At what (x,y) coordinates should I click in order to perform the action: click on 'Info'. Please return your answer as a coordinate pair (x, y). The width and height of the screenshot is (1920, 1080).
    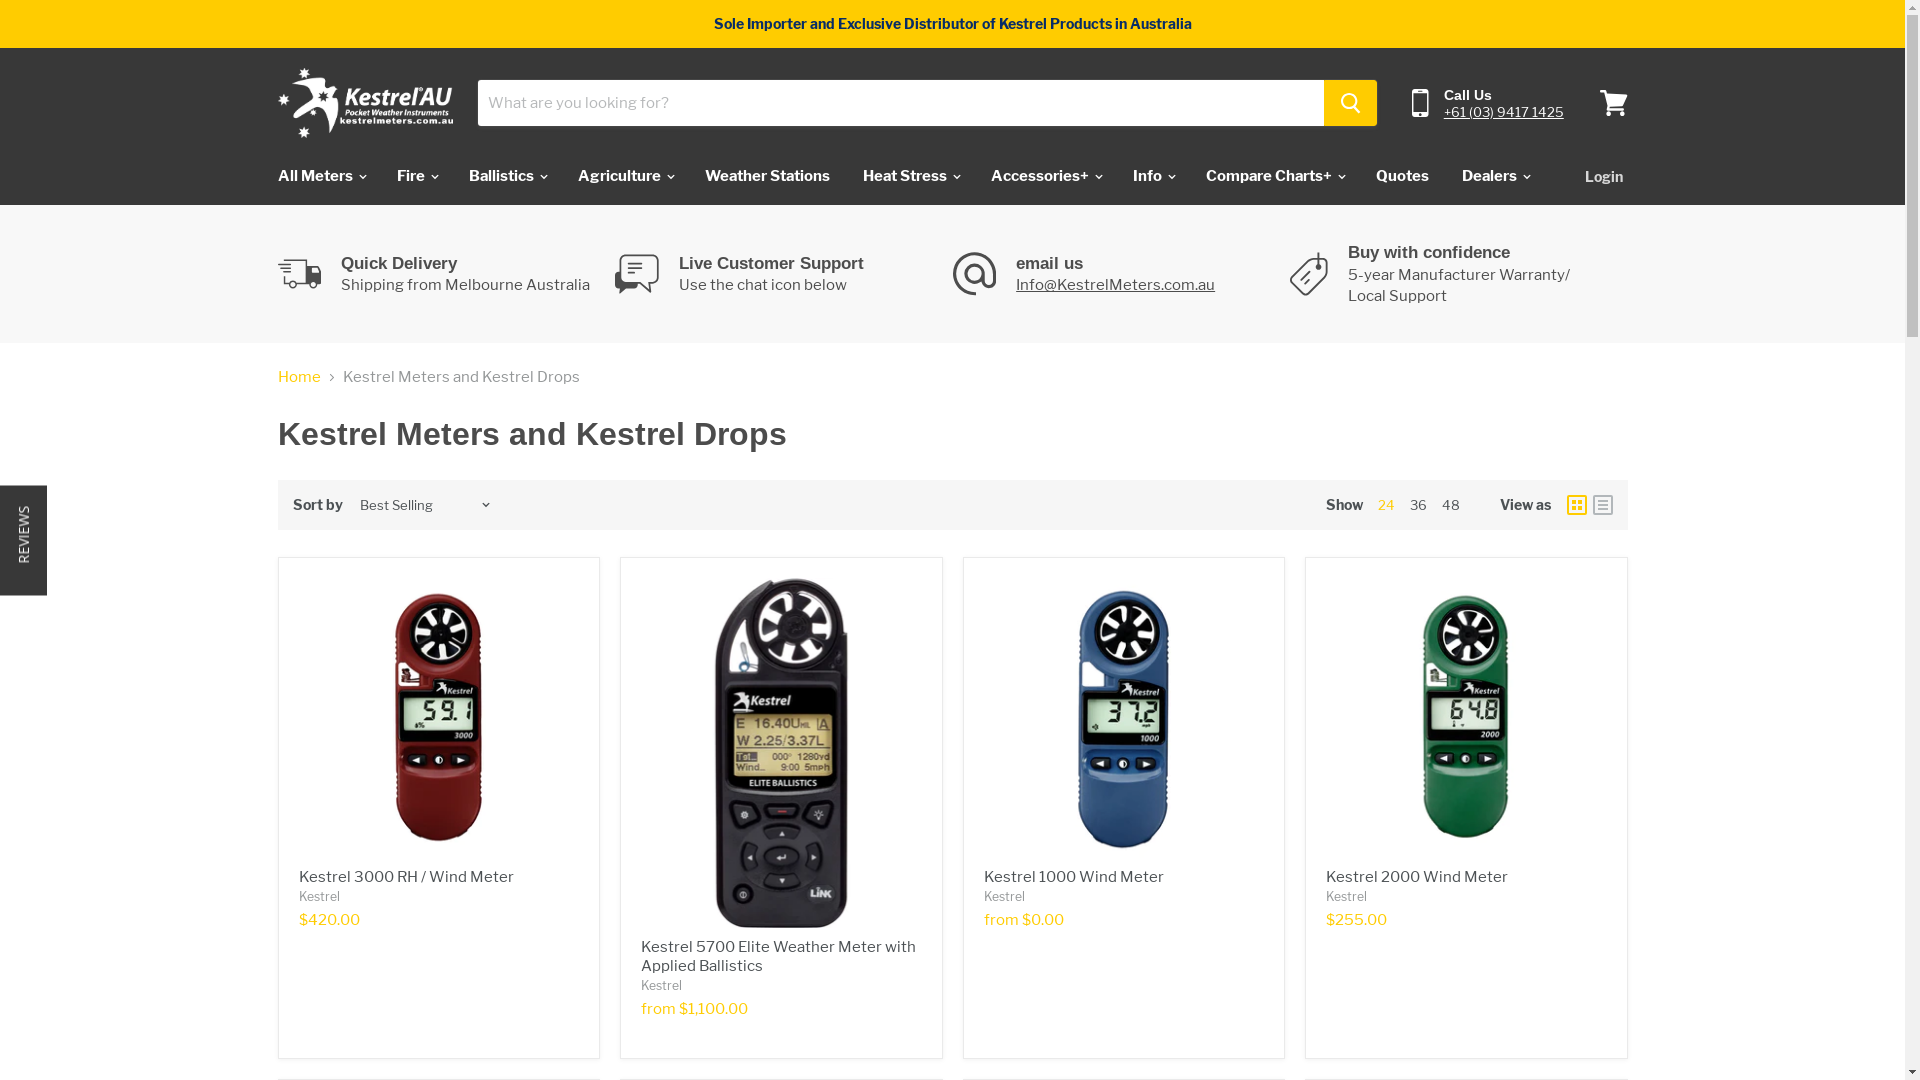
    Looking at the image, I should click on (1117, 175).